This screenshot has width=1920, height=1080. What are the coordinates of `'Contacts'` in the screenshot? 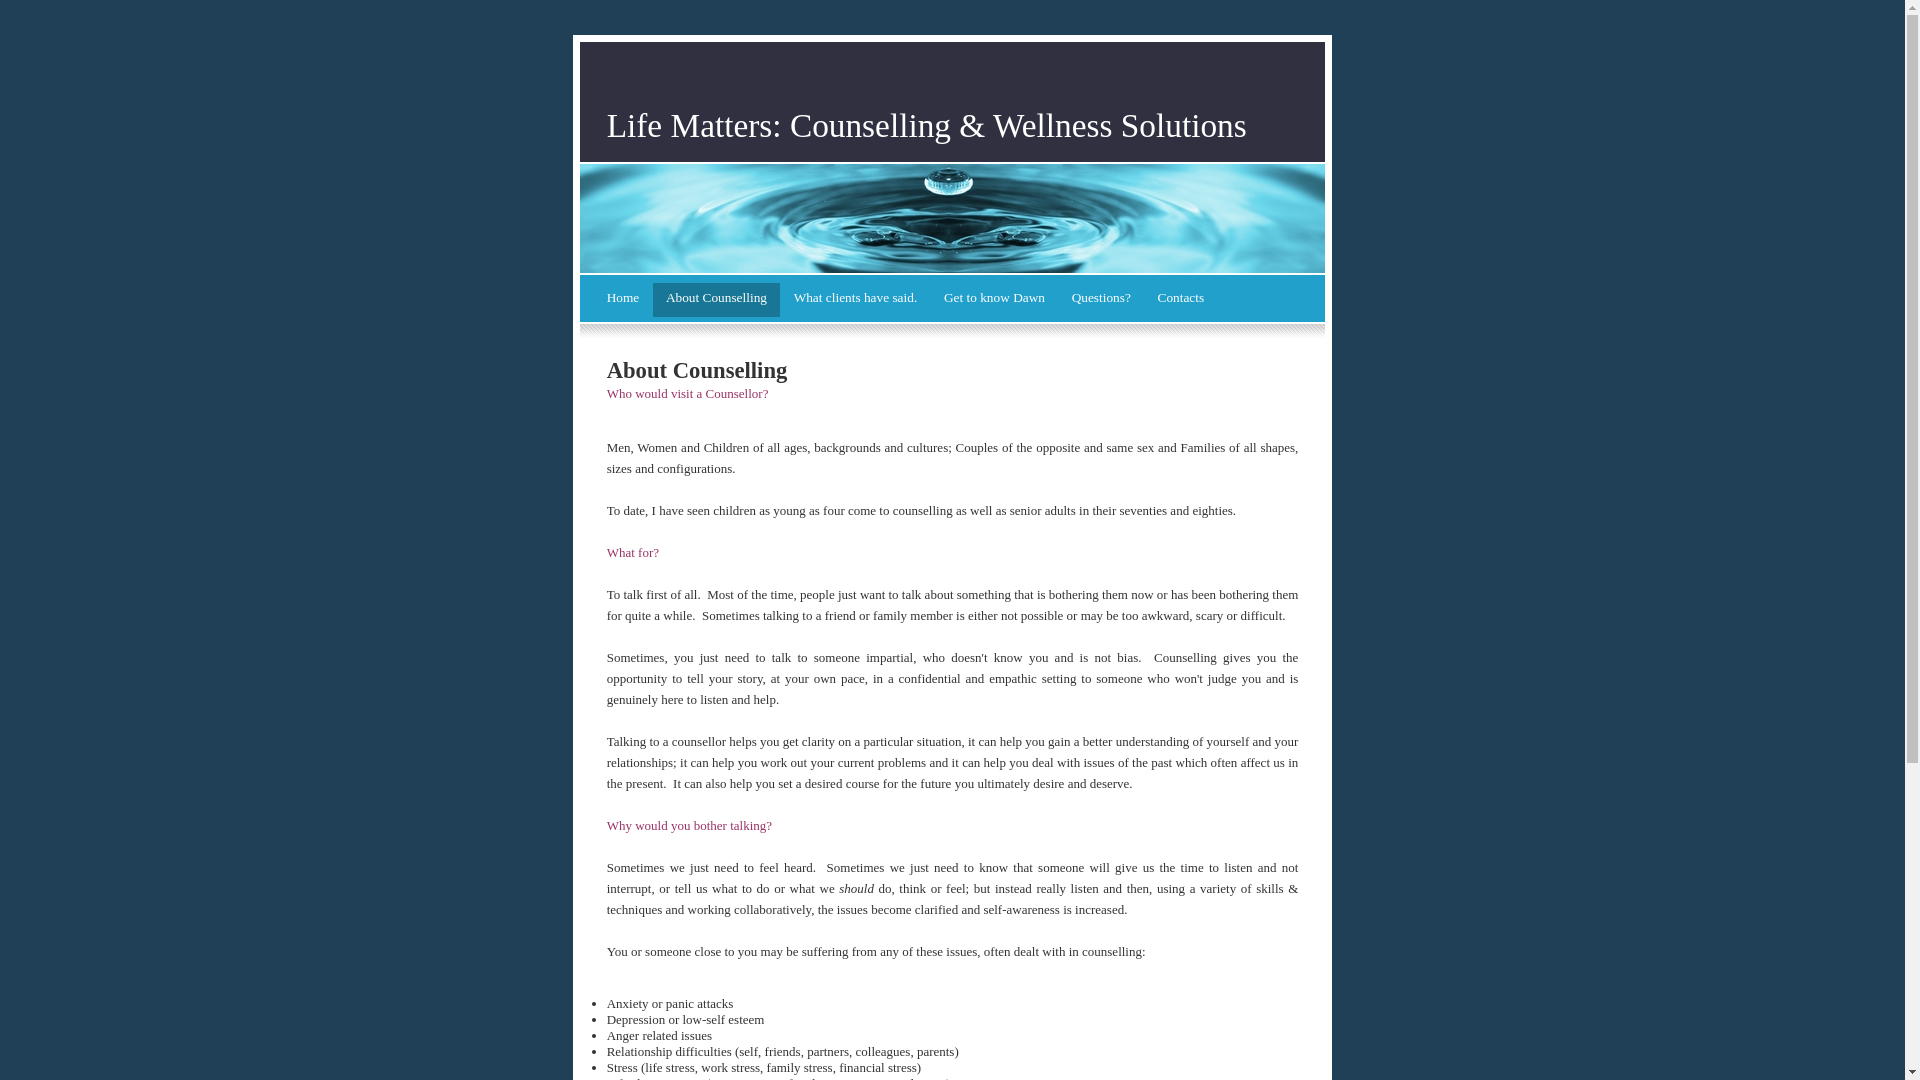 It's located at (1180, 300).